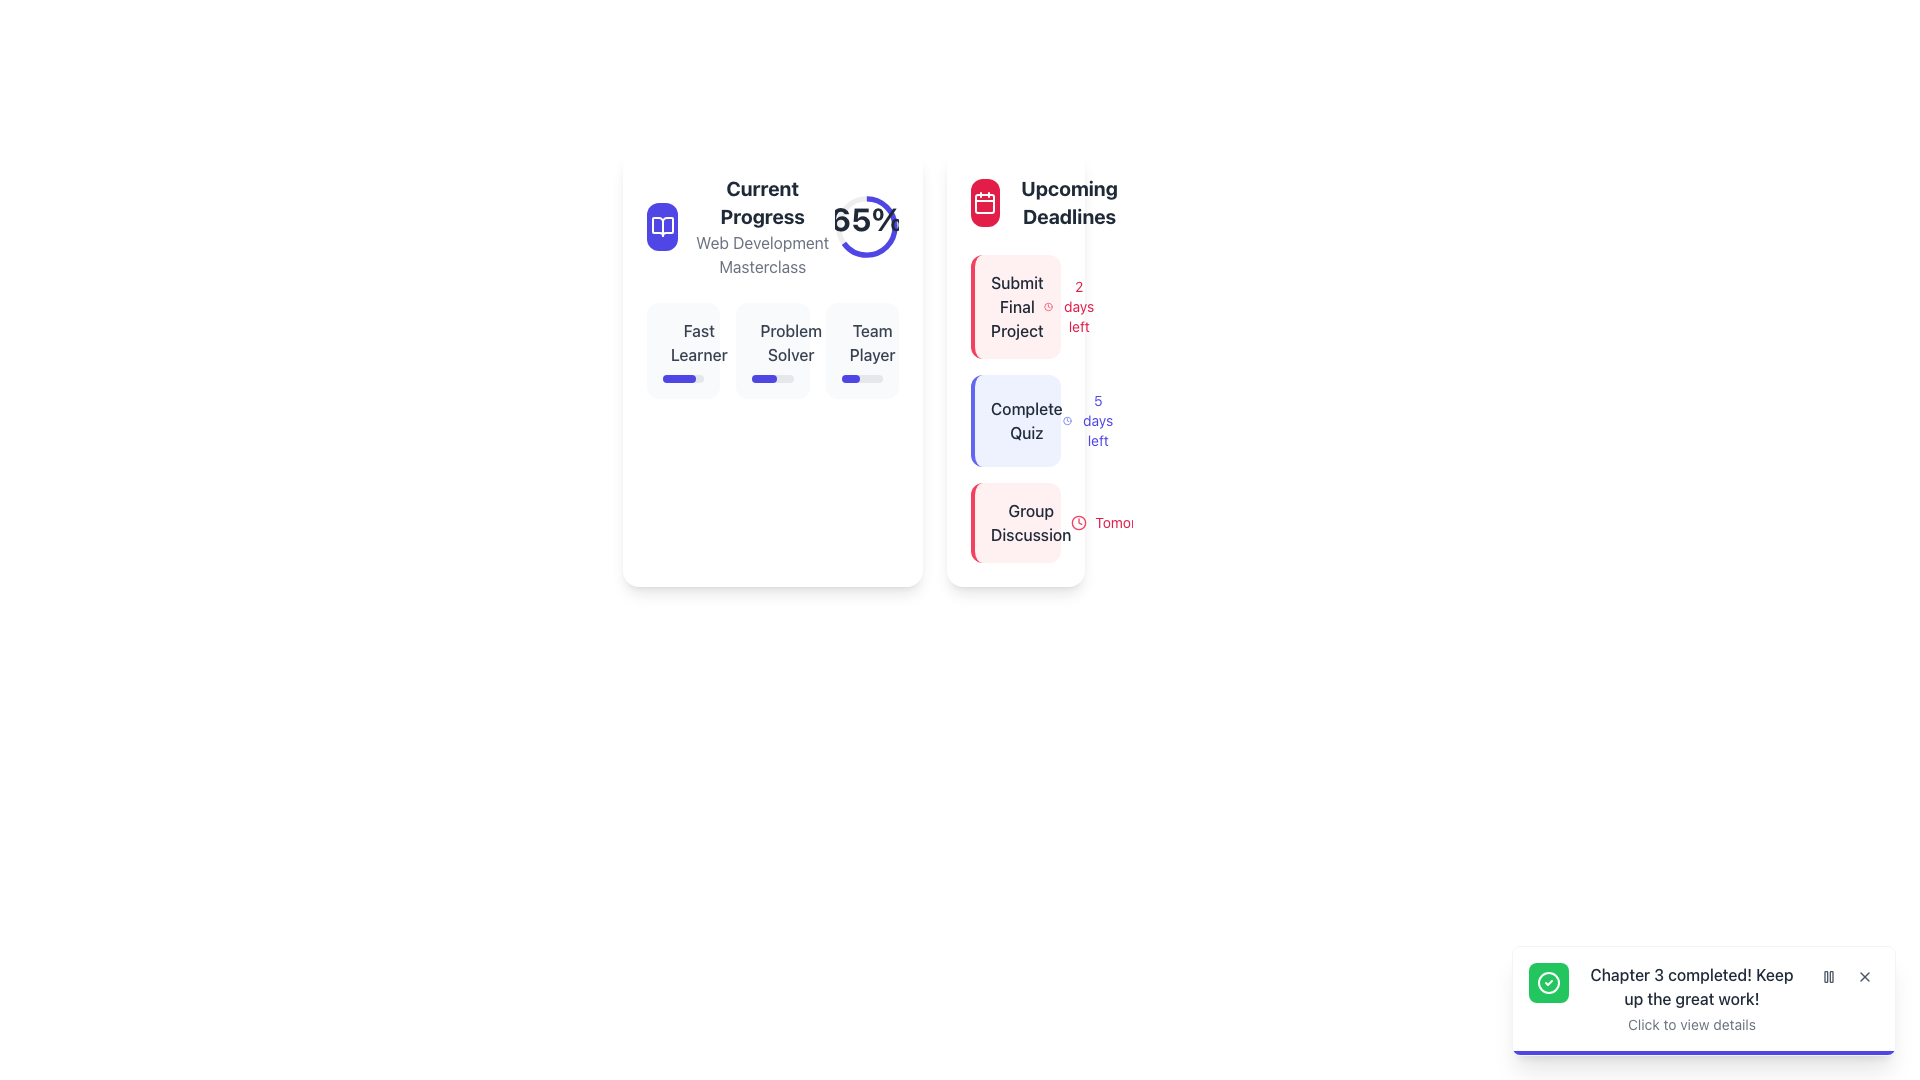 This screenshot has width=1920, height=1080. Describe the element at coordinates (1703, 999) in the screenshot. I see `the Notification card located at the bottom-right corner of the interface` at that location.